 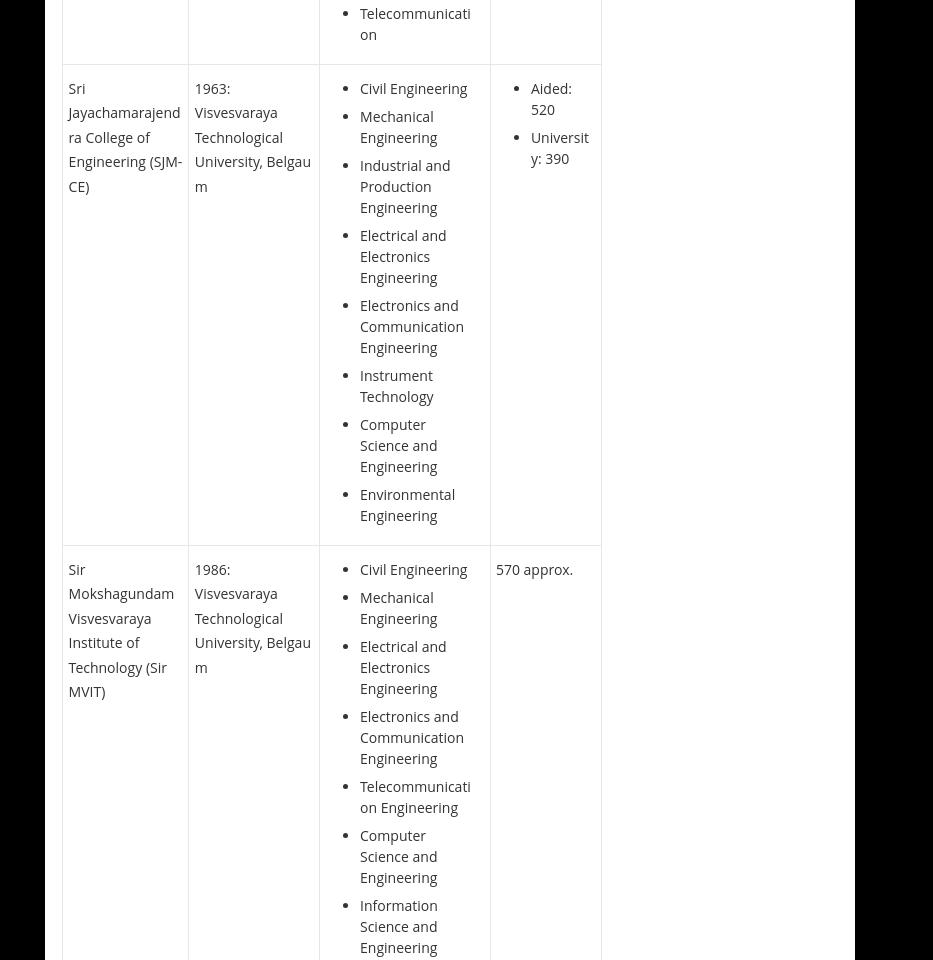 What do you see at coordinates (359, 185) in the screenshot?
I see `'Industrial and Production Engineering'` at bounding box center [359, 185].